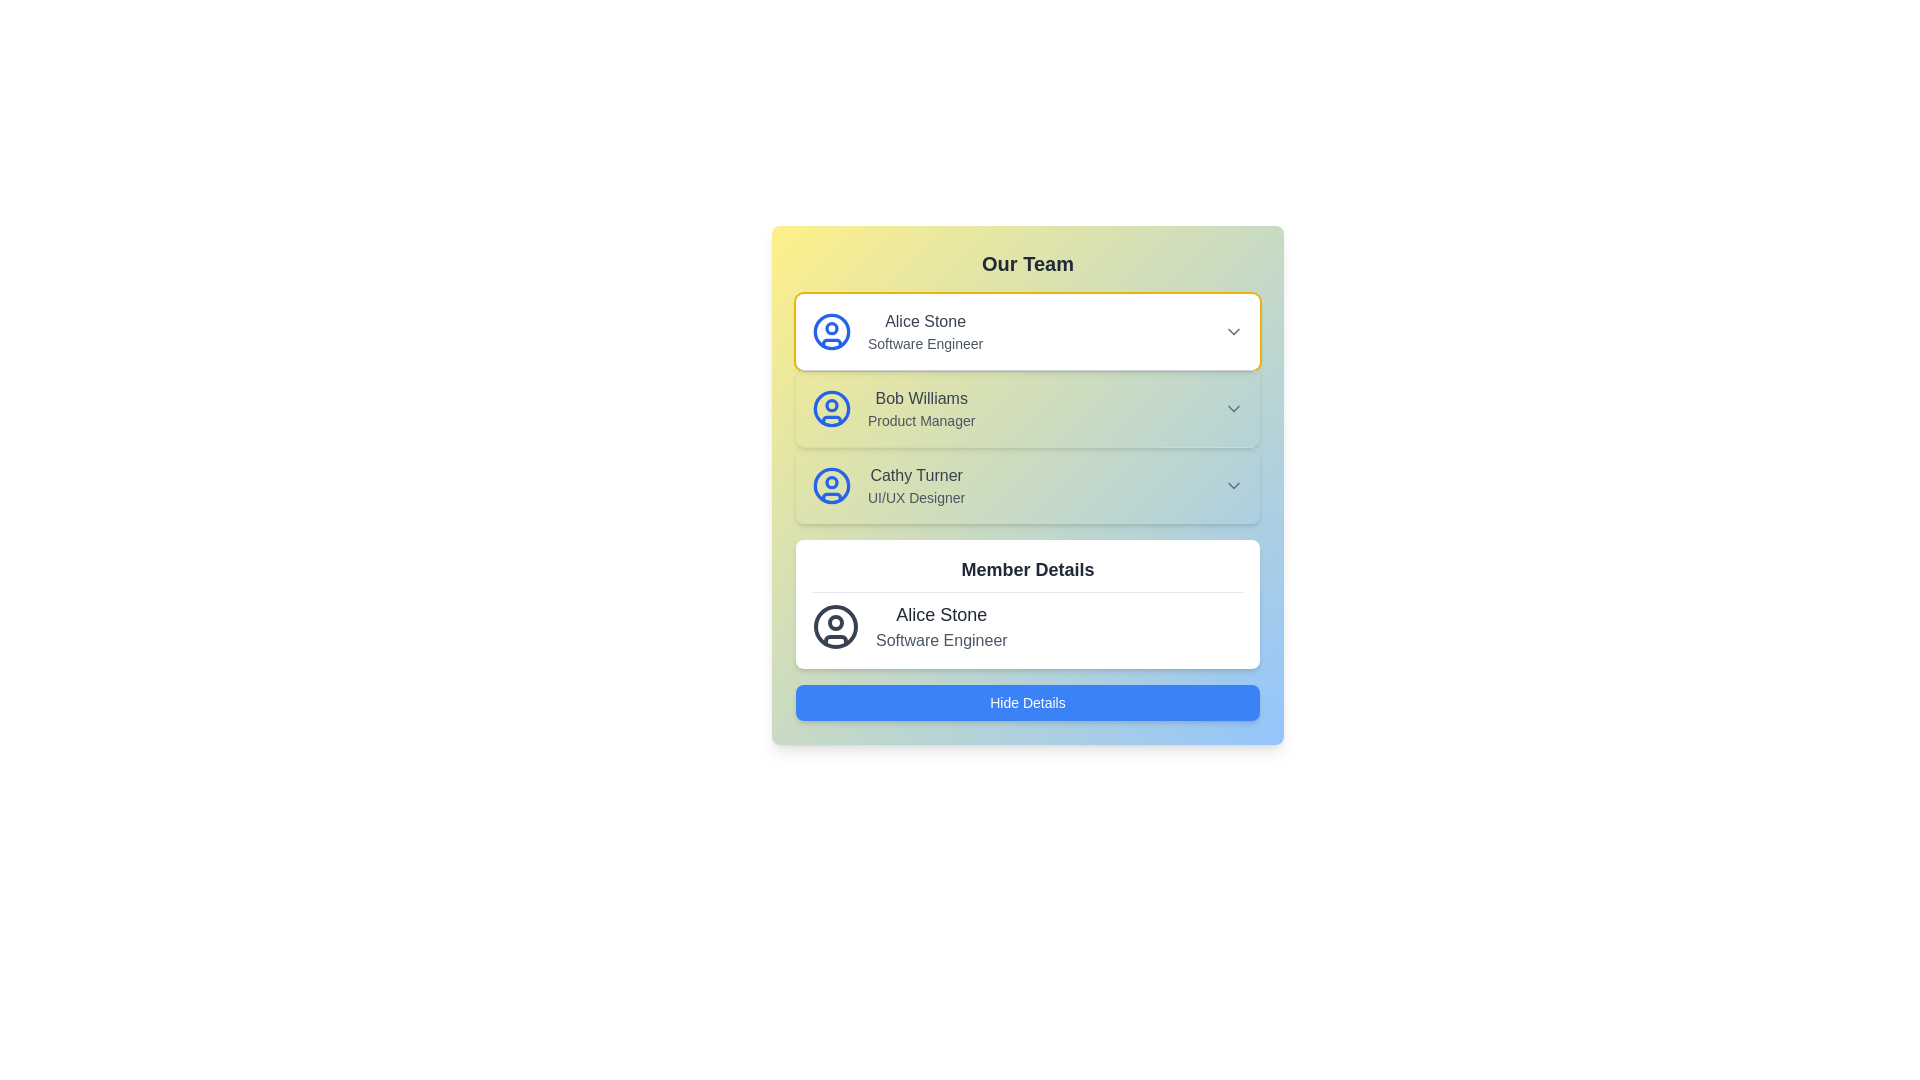 The height and width of the screenshot is (1080, 1920). I want to click on the third list item in the 'Our Team' section that displays information about team member 'Cathy Turner', a UI/UX Designer, so click(915, 486).